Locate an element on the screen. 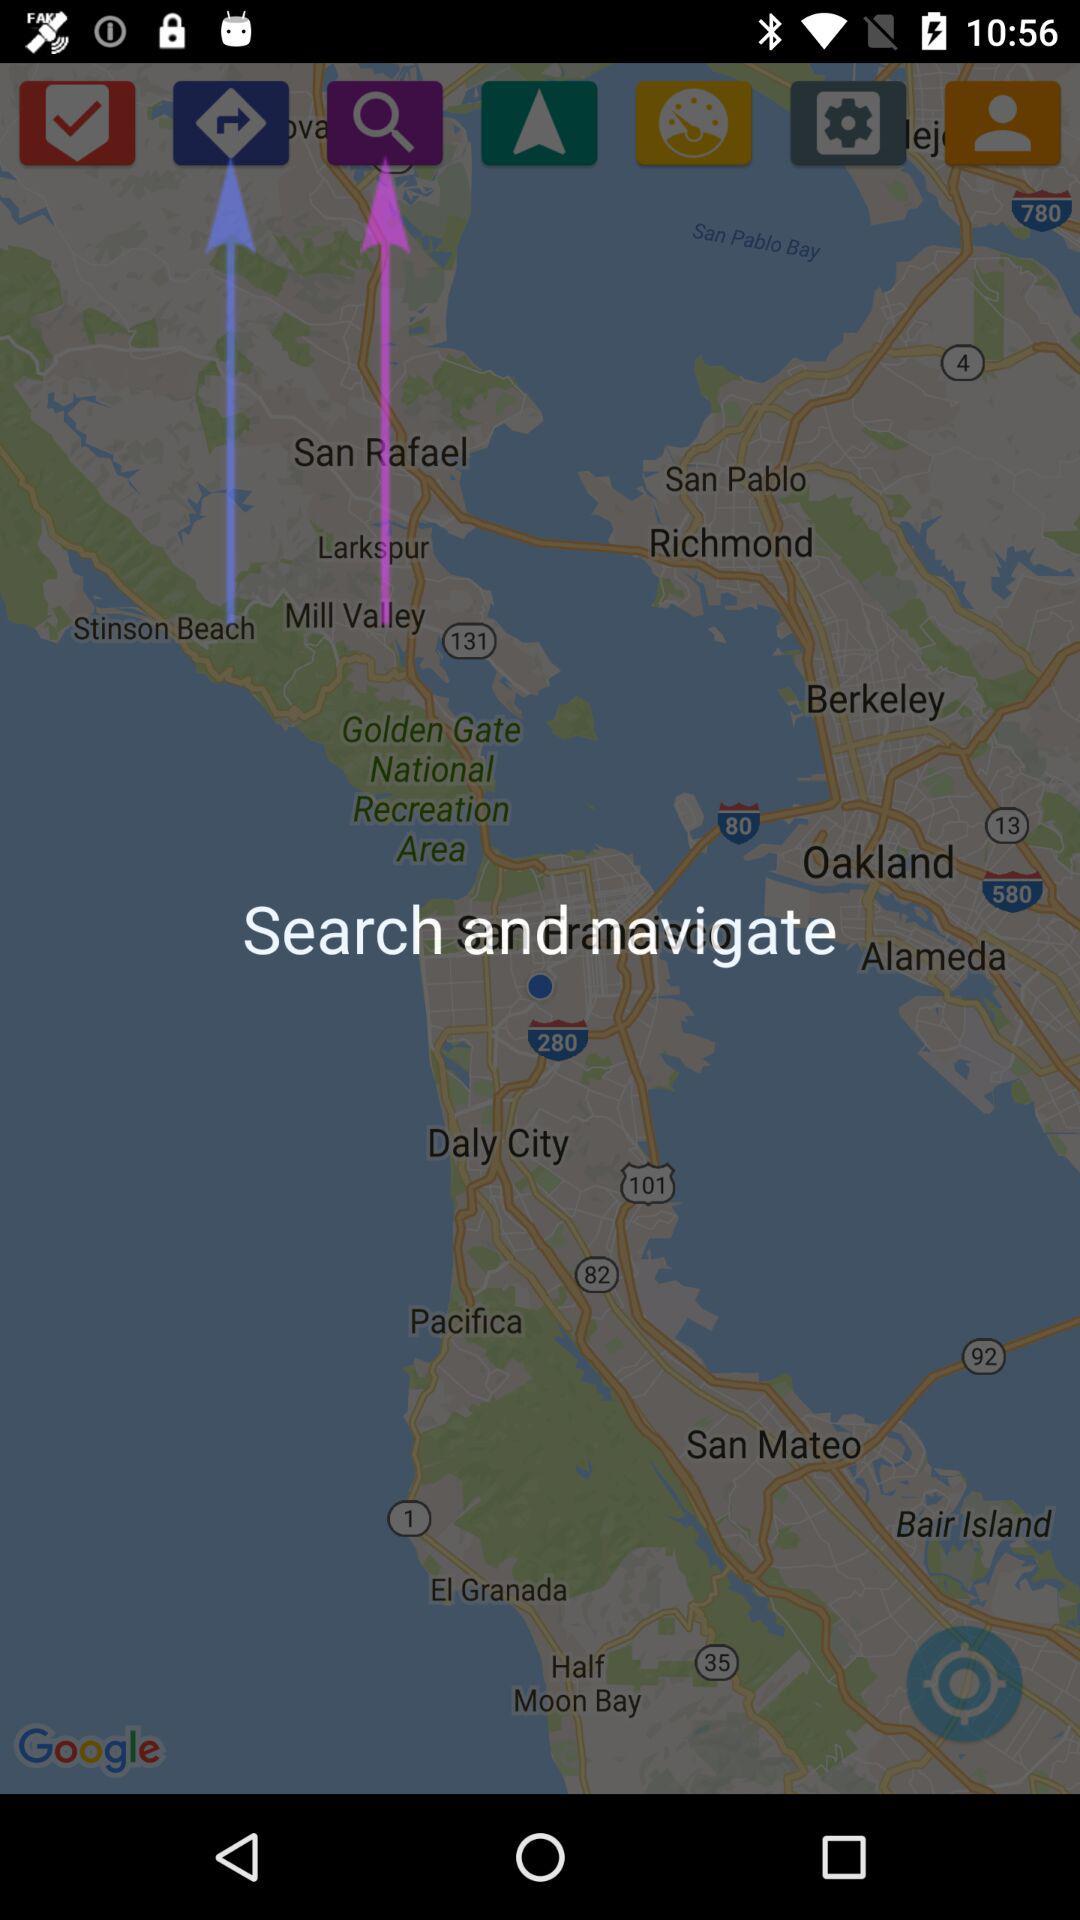 This screenshot has width=1080, height=1920. icon at the bottom right corner is located at coordinates (963, 1693).